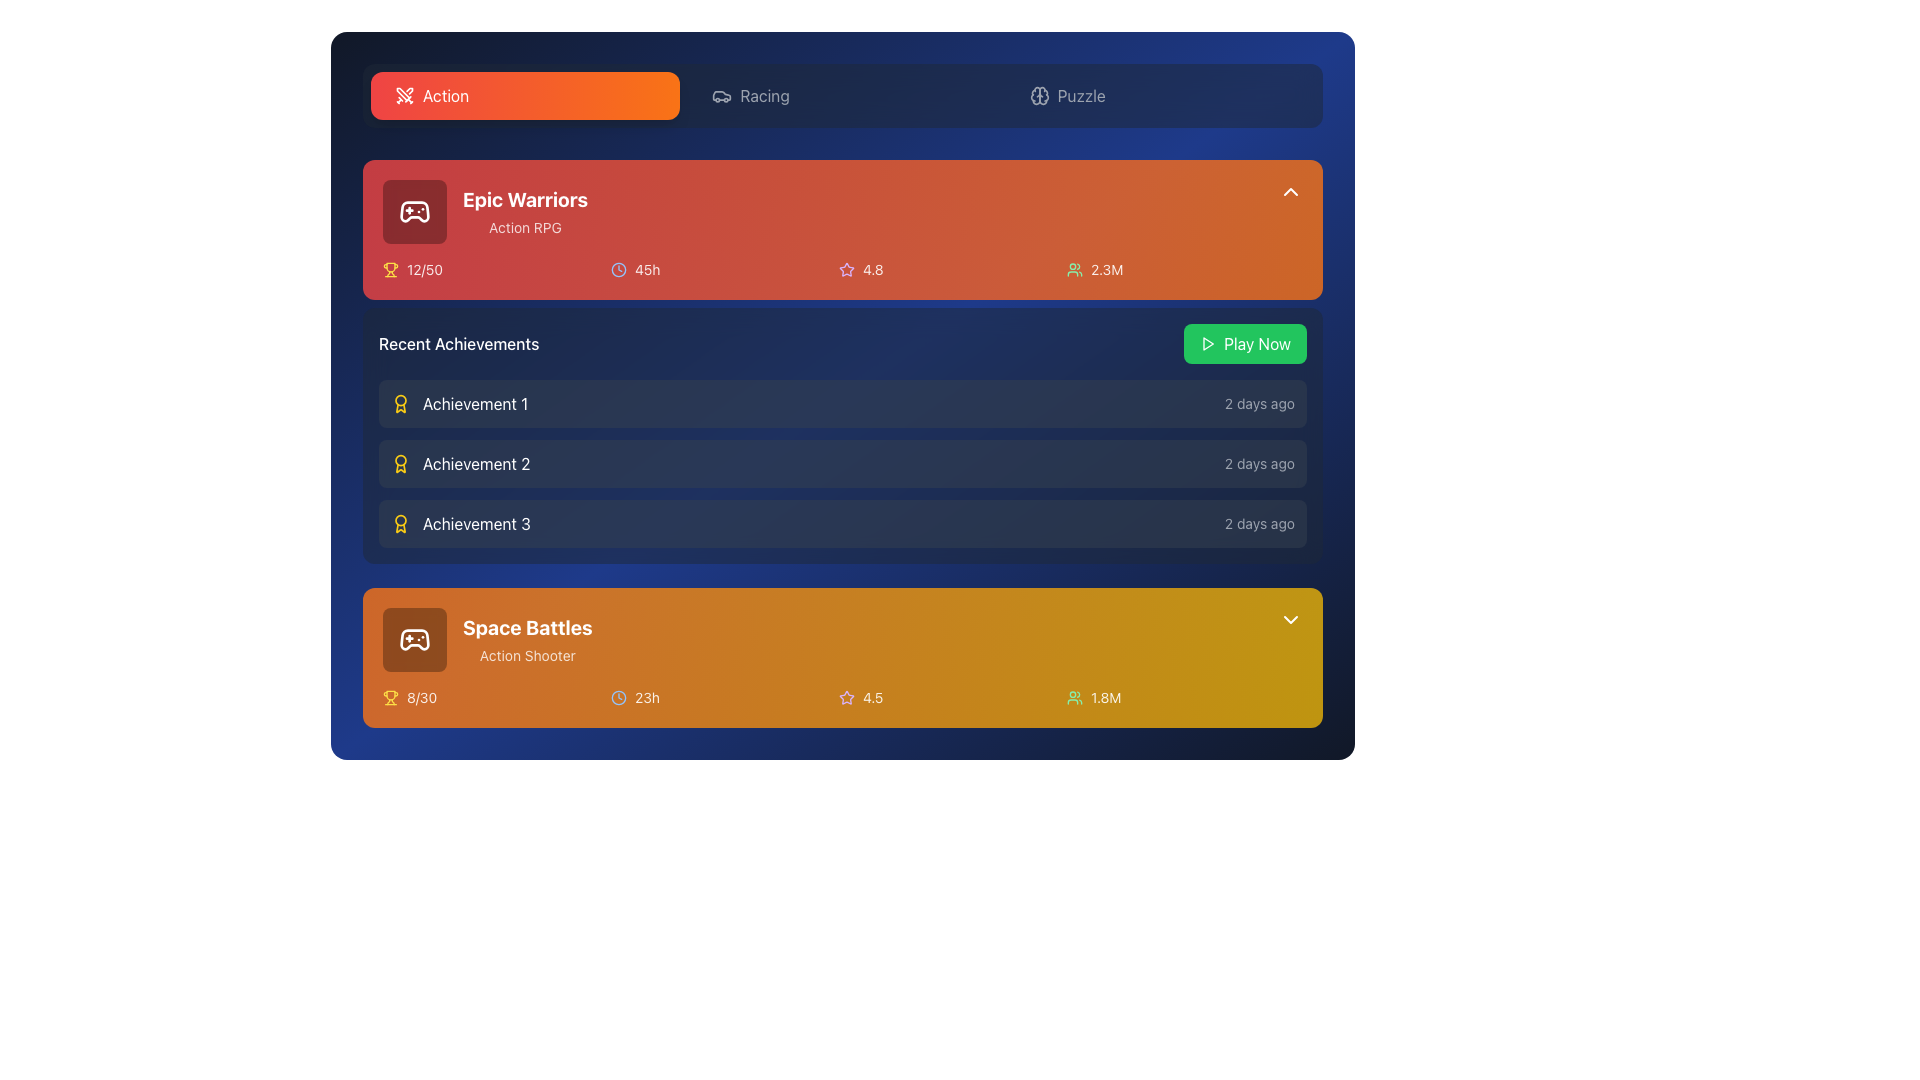 The height and width of the screenshot is (1080, 1920). Describe the element at coordinates (1106, 270) in the screenshot. I see `text label displaying '2.3M' located to the right of the green user icon in the user count indicator group` at that location.